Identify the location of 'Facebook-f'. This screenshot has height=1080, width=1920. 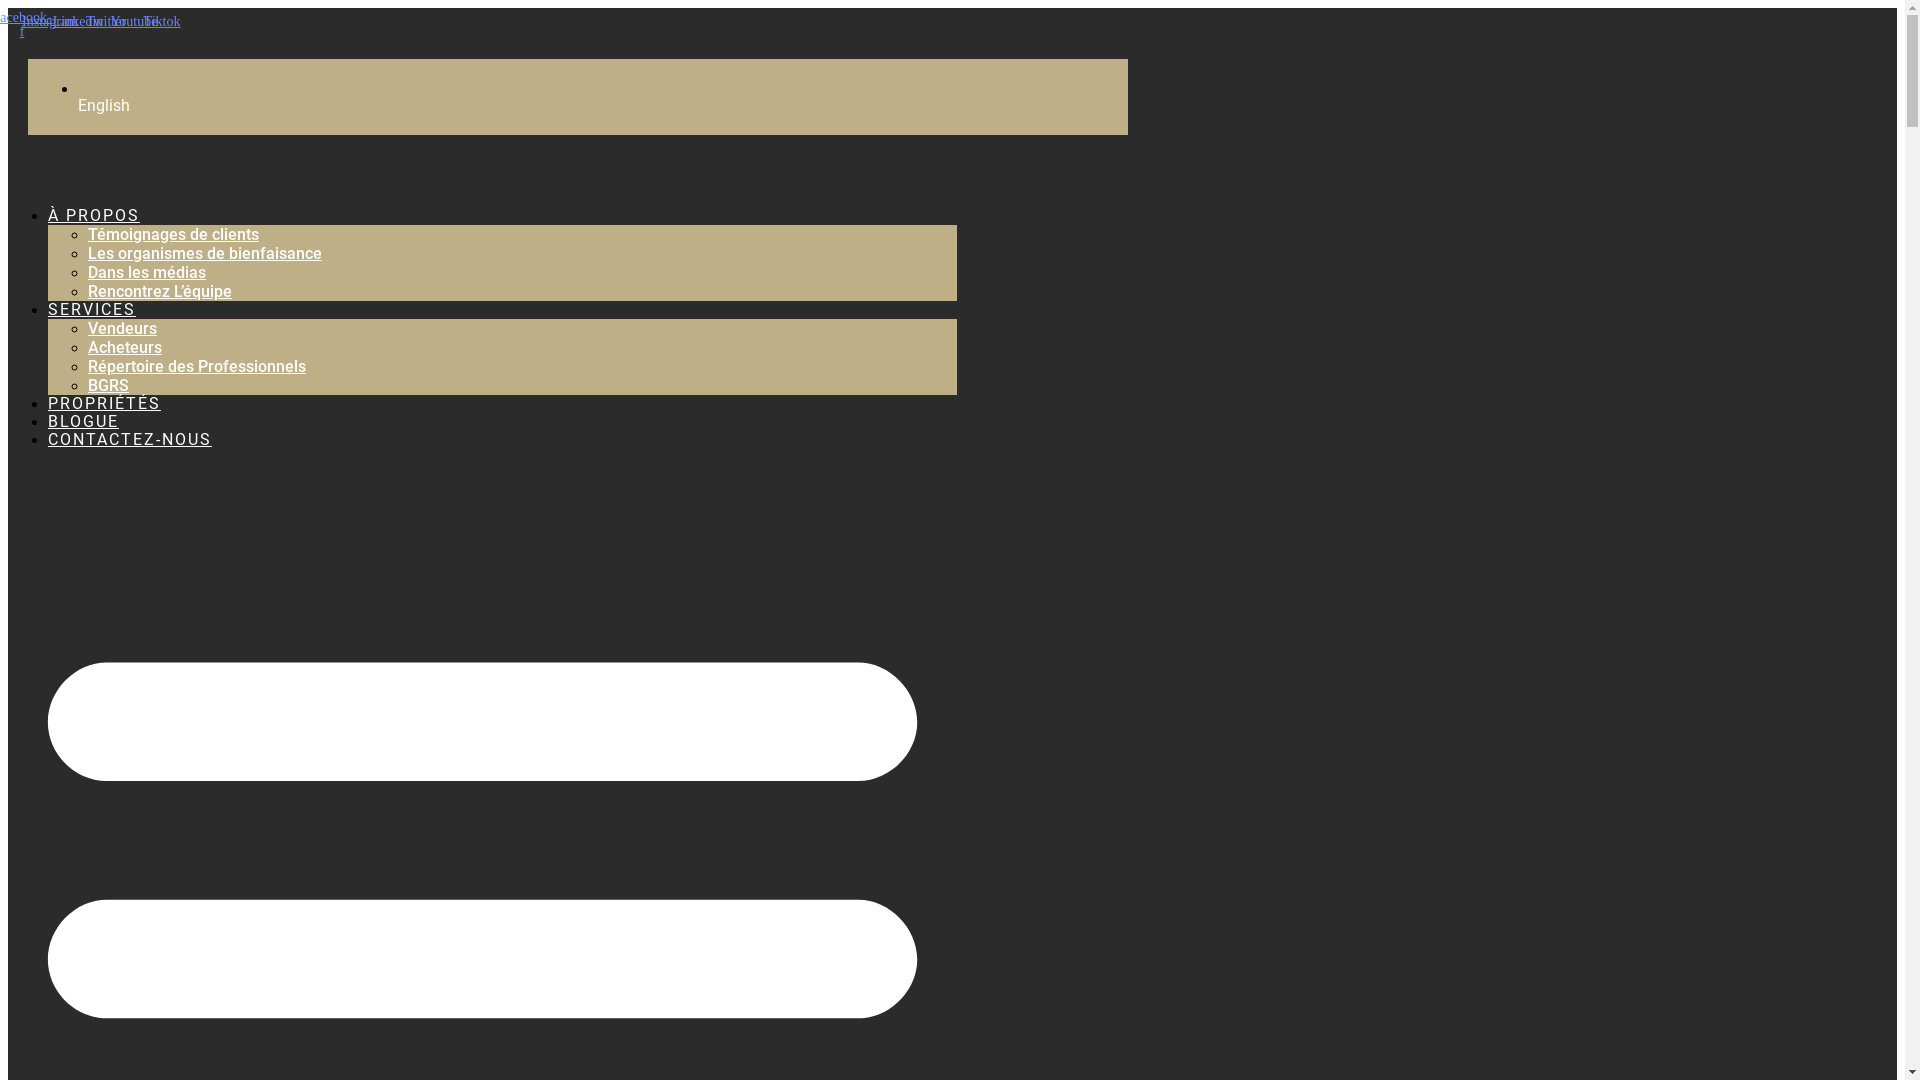
(22, 24).